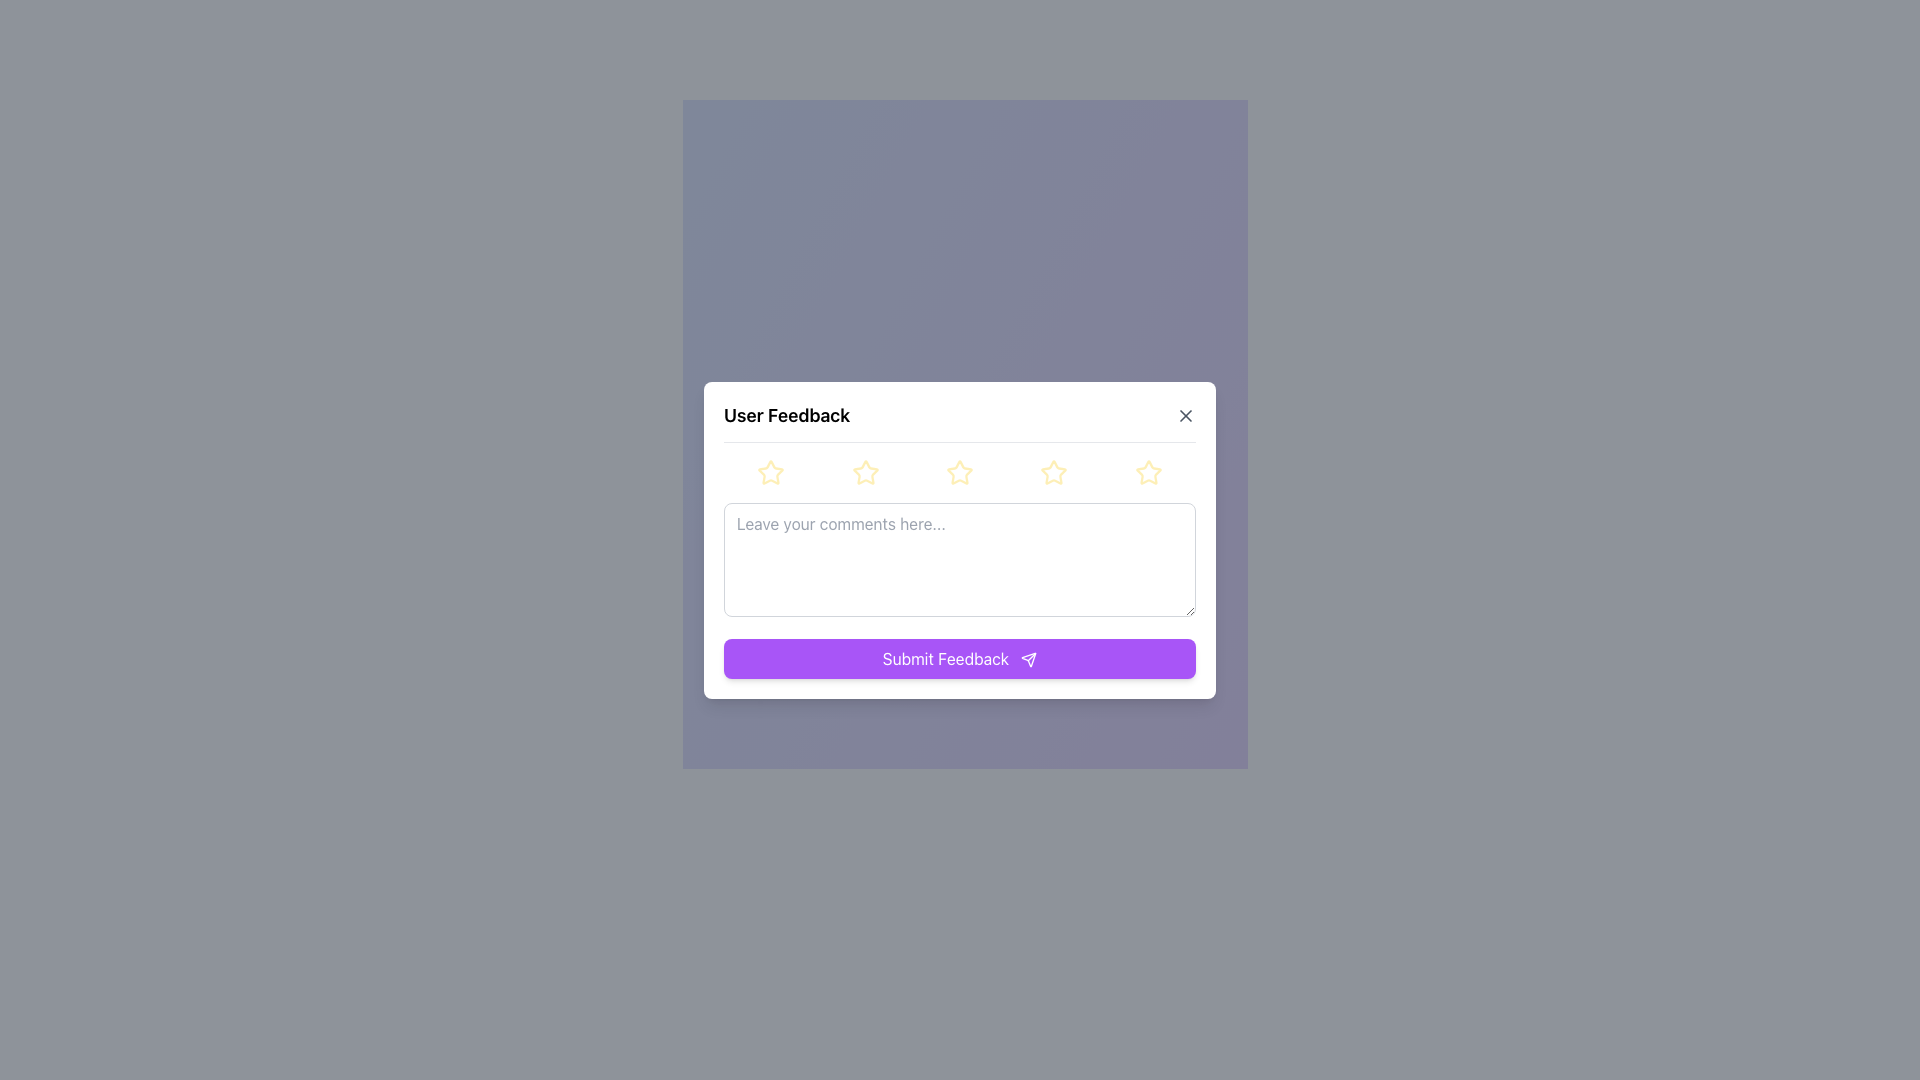 This screenshot has width=1920, height=1080. Describe the element at coordinates (1029, 660) in the screenshot. I see `the 'Submit Feedback' button containing the triangular icon` at that location.